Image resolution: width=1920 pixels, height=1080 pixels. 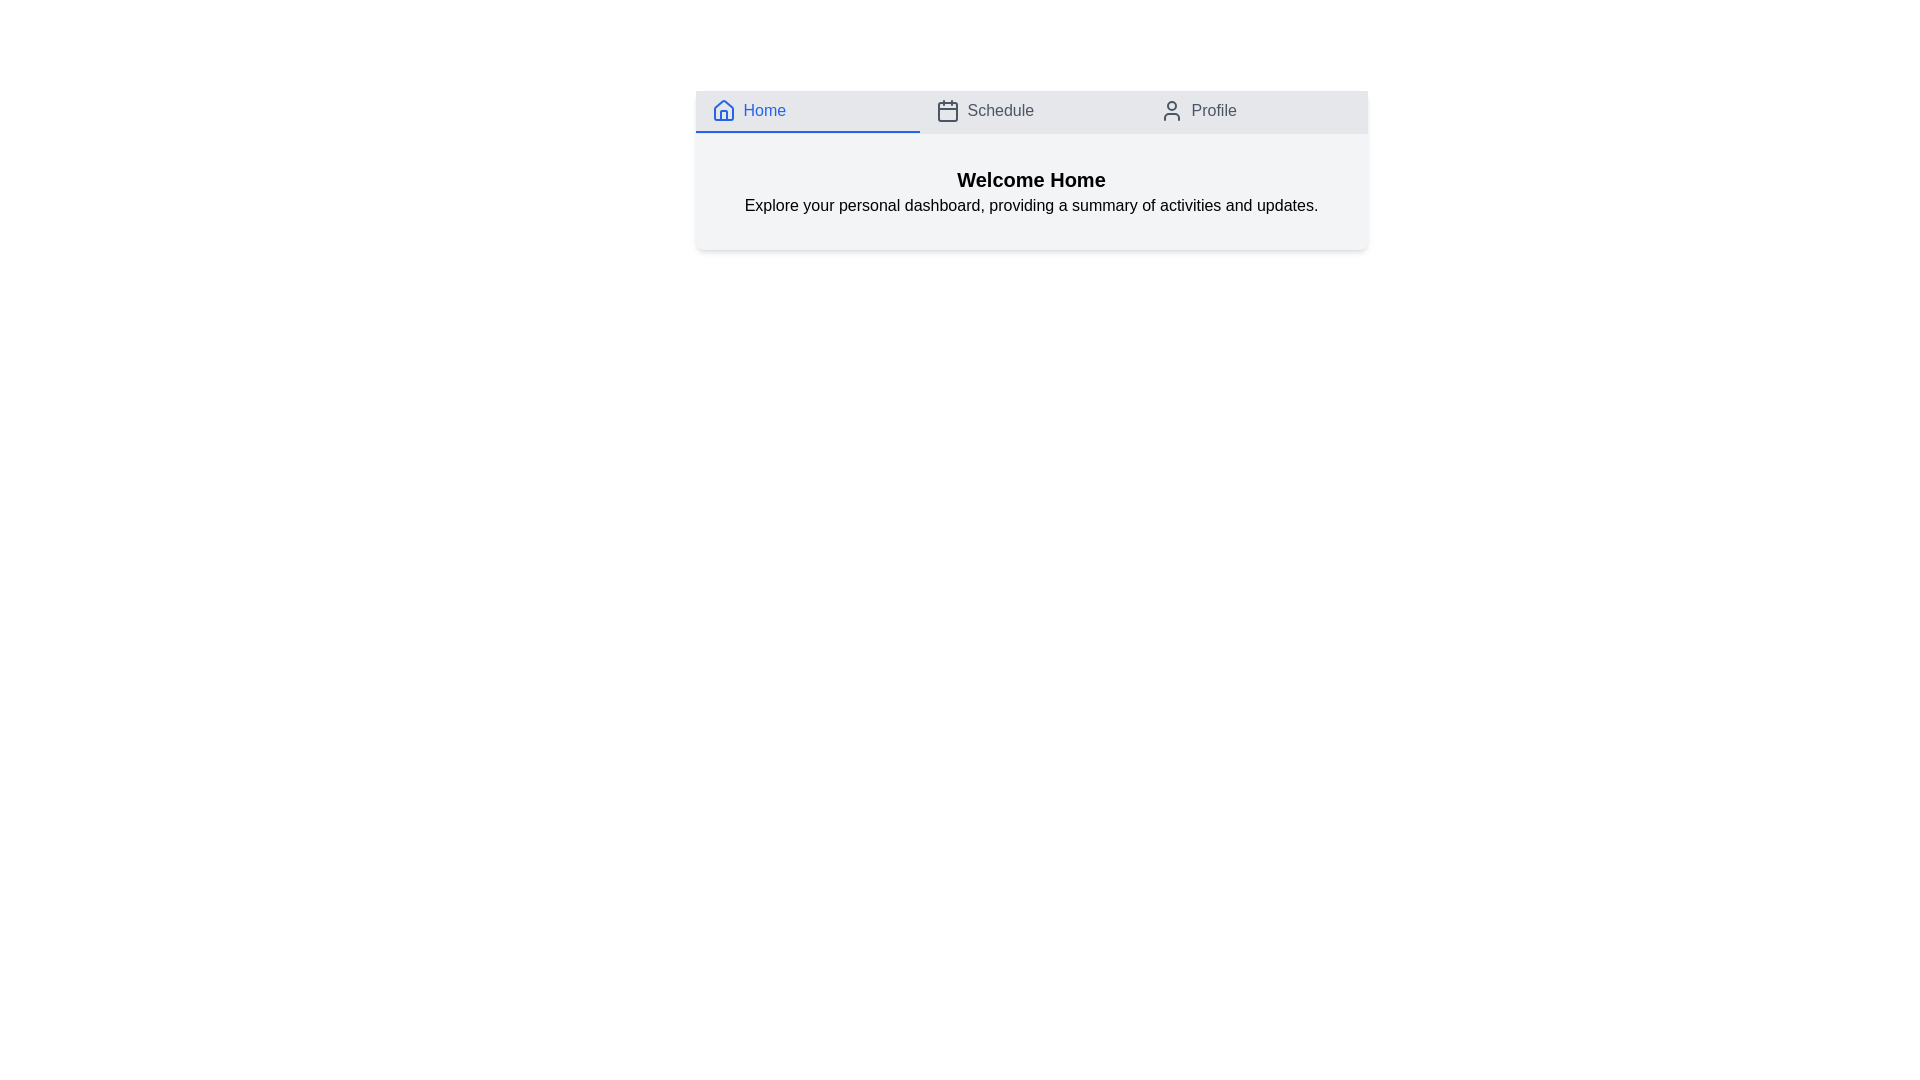 I want to click on the Profile tab, so click(x=1254, y=111).